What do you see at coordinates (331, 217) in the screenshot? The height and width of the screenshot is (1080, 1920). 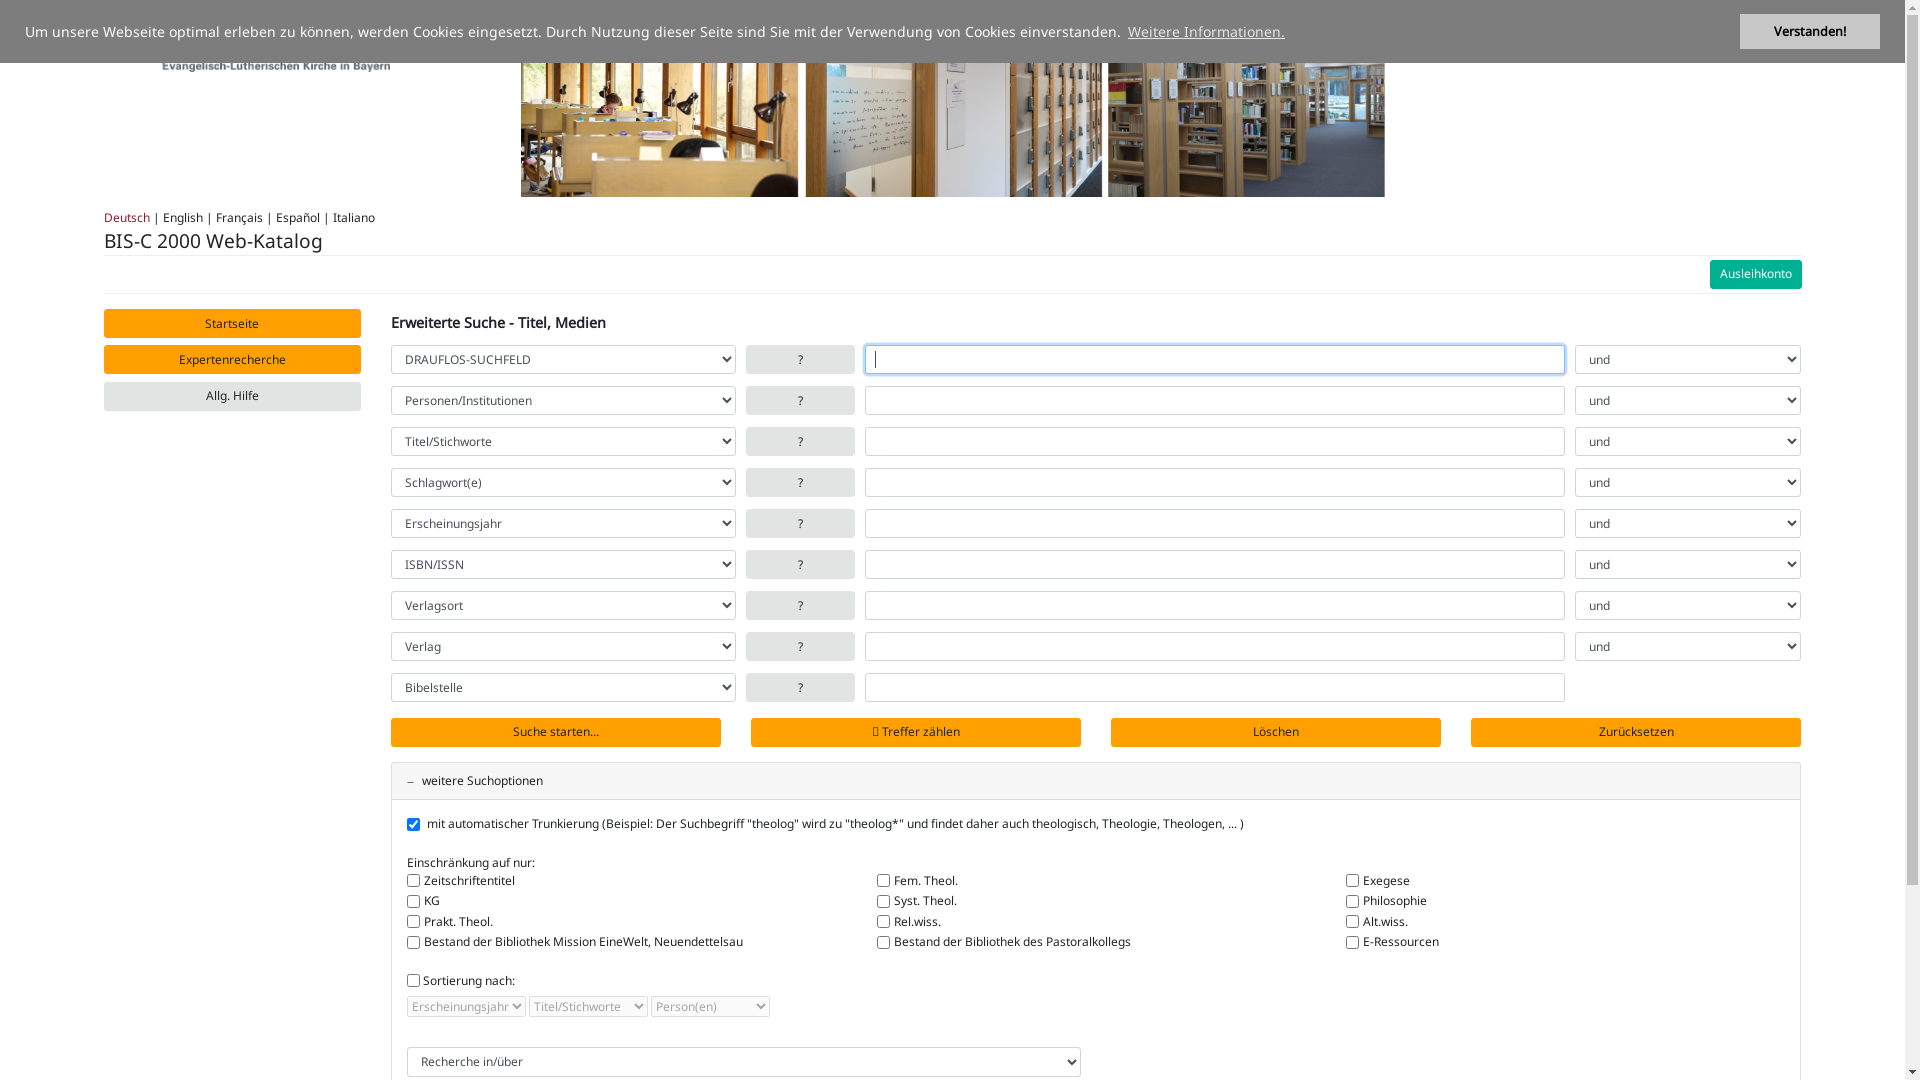 I see `'Italiano'` at bounding box center [331, 217].